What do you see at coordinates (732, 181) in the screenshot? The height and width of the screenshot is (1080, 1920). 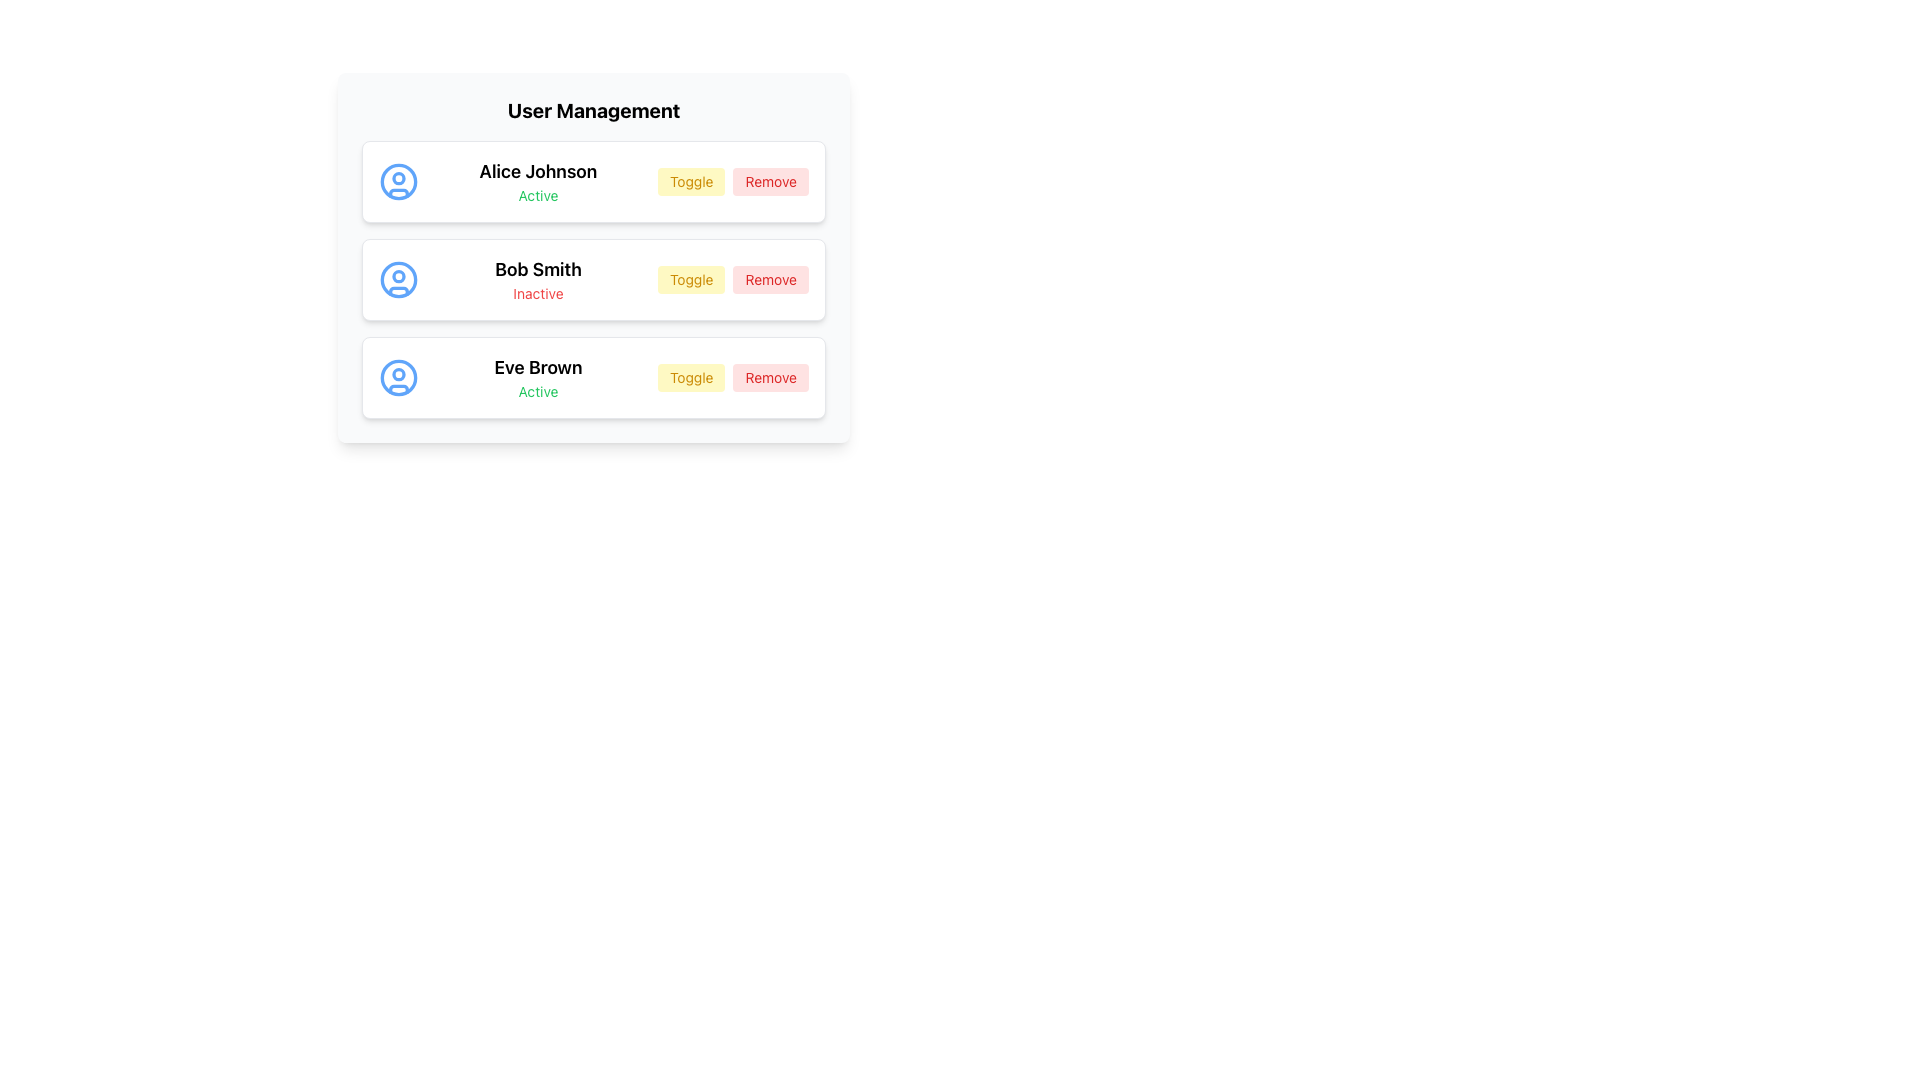 I see `the 'Toggle' button located in the top-right corner of the user card for 'Alice Johnson' to switch the state` at bounding box center [732, 181].